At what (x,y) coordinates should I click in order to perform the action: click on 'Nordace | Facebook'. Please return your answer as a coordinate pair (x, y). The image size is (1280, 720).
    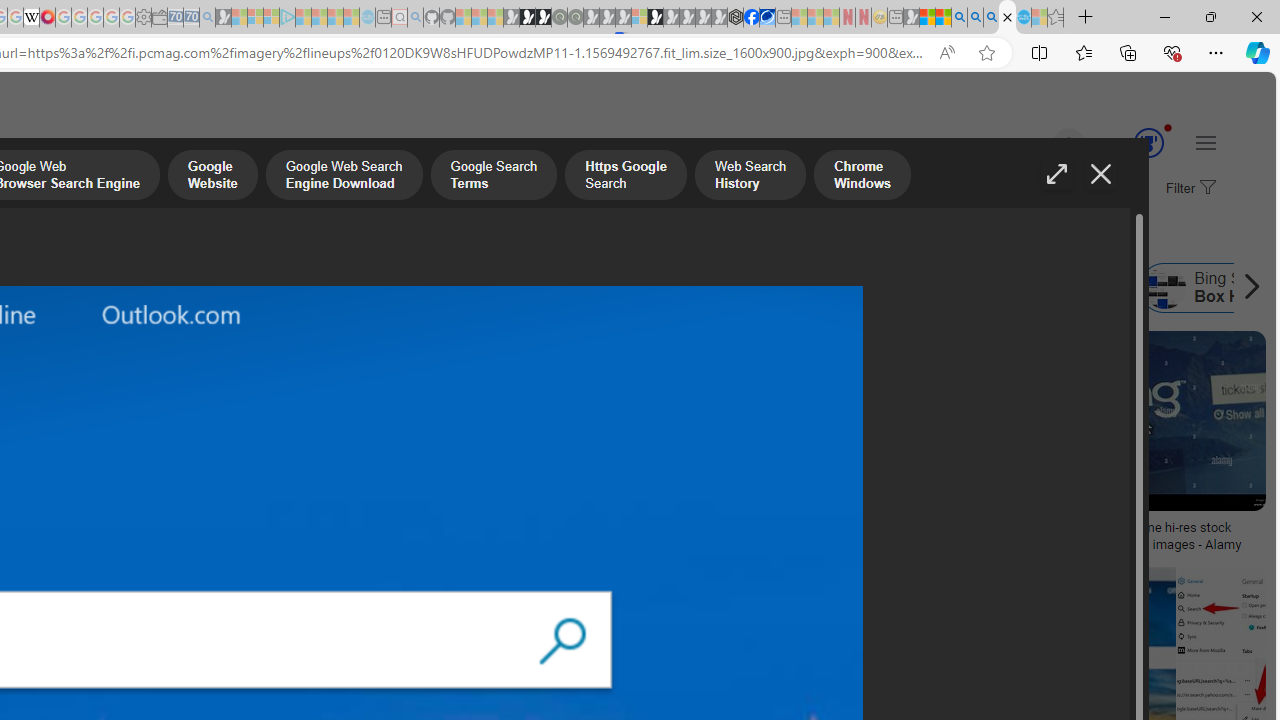
    Looking at the image, I should click on (750, 17).